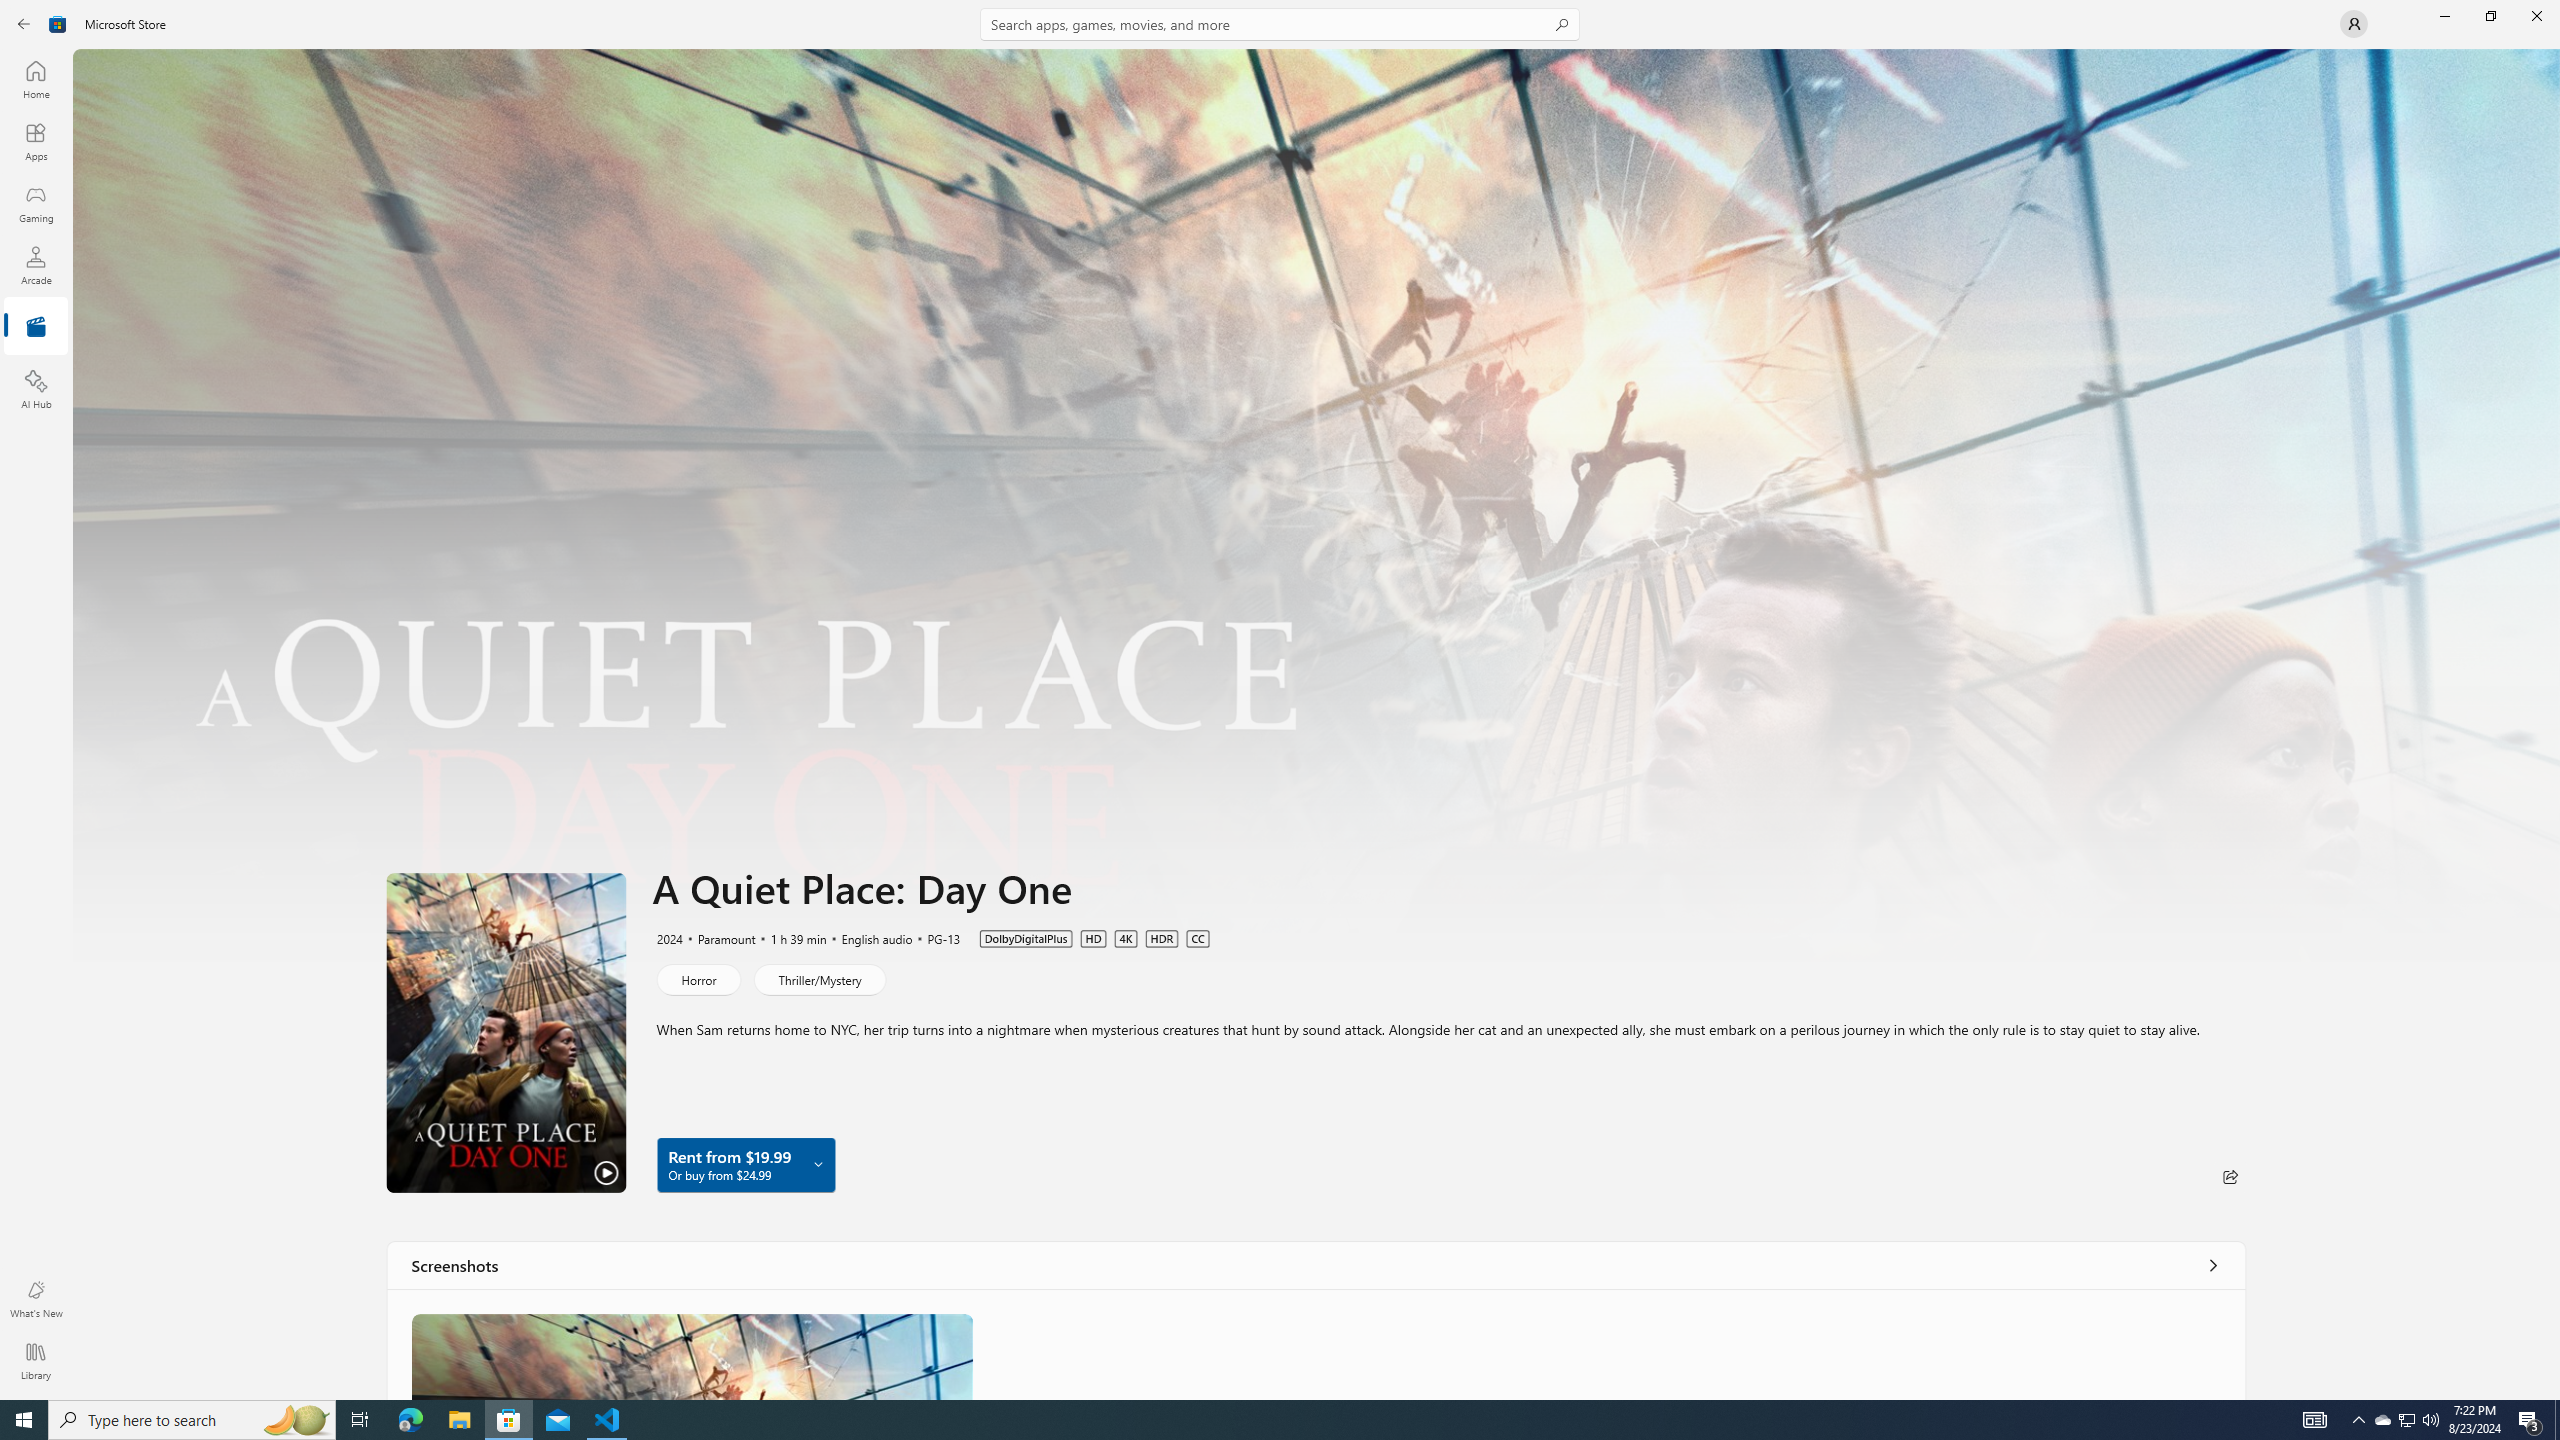  Describe the element at coordinates (745, 1164) in the screenshot. I see `'Rent from $19.99 Or buy from $24.99'` at that location.